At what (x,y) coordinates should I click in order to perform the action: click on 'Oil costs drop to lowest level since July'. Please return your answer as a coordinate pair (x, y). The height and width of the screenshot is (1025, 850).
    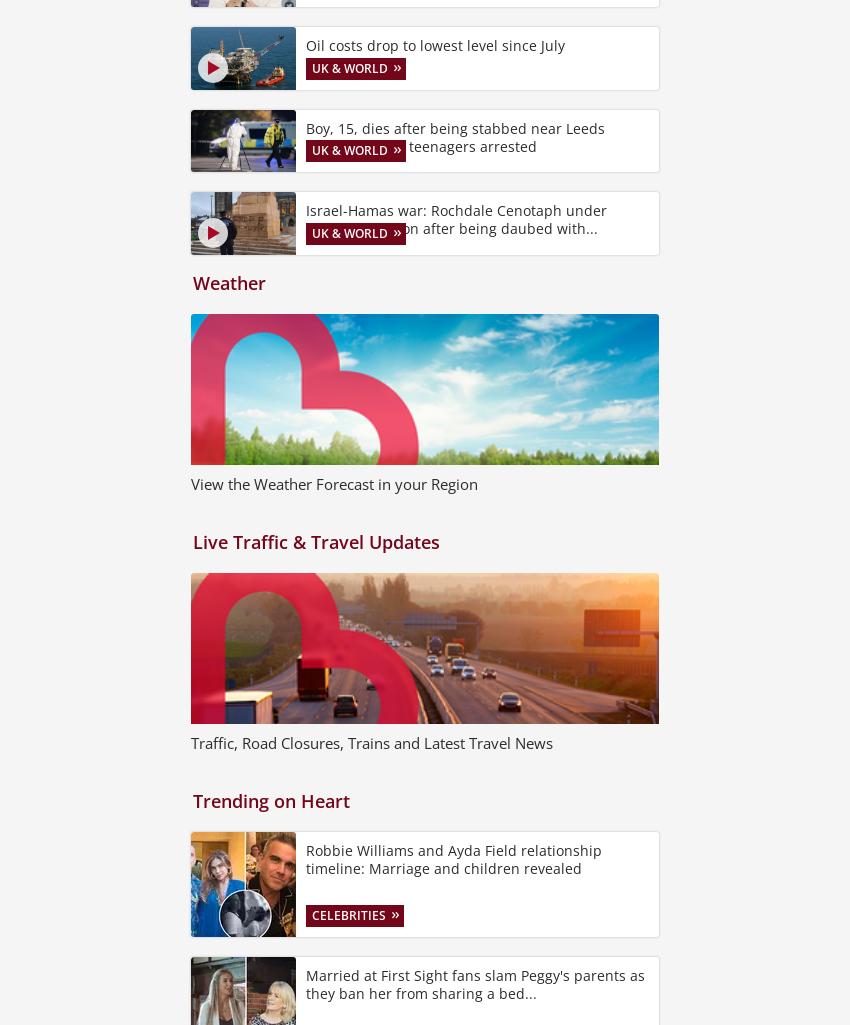
    Looking at the image, I should click on (434, 45).